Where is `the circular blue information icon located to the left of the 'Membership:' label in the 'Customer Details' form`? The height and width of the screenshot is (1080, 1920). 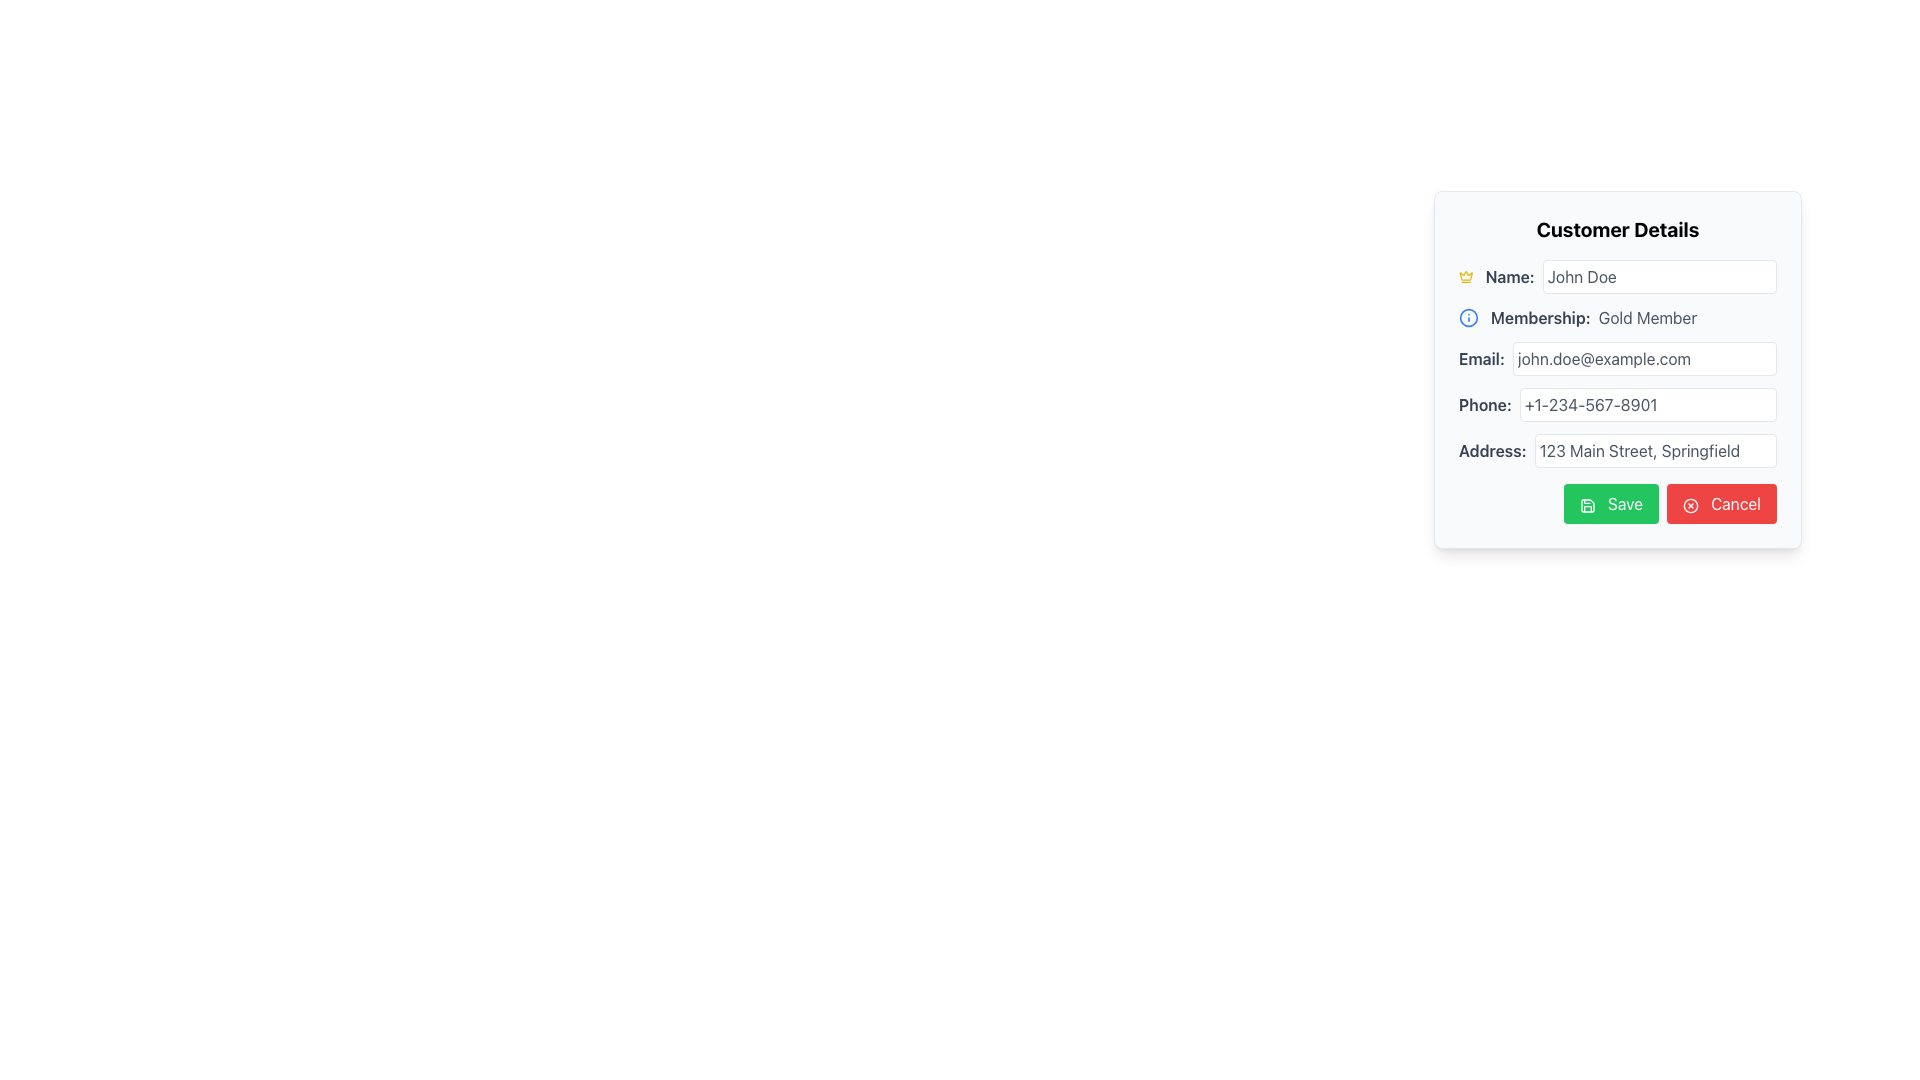
the circular blue information icon located to the left of the 'Membership:' label in the 'Customer Details' form is located at coordinates (1468, 316).